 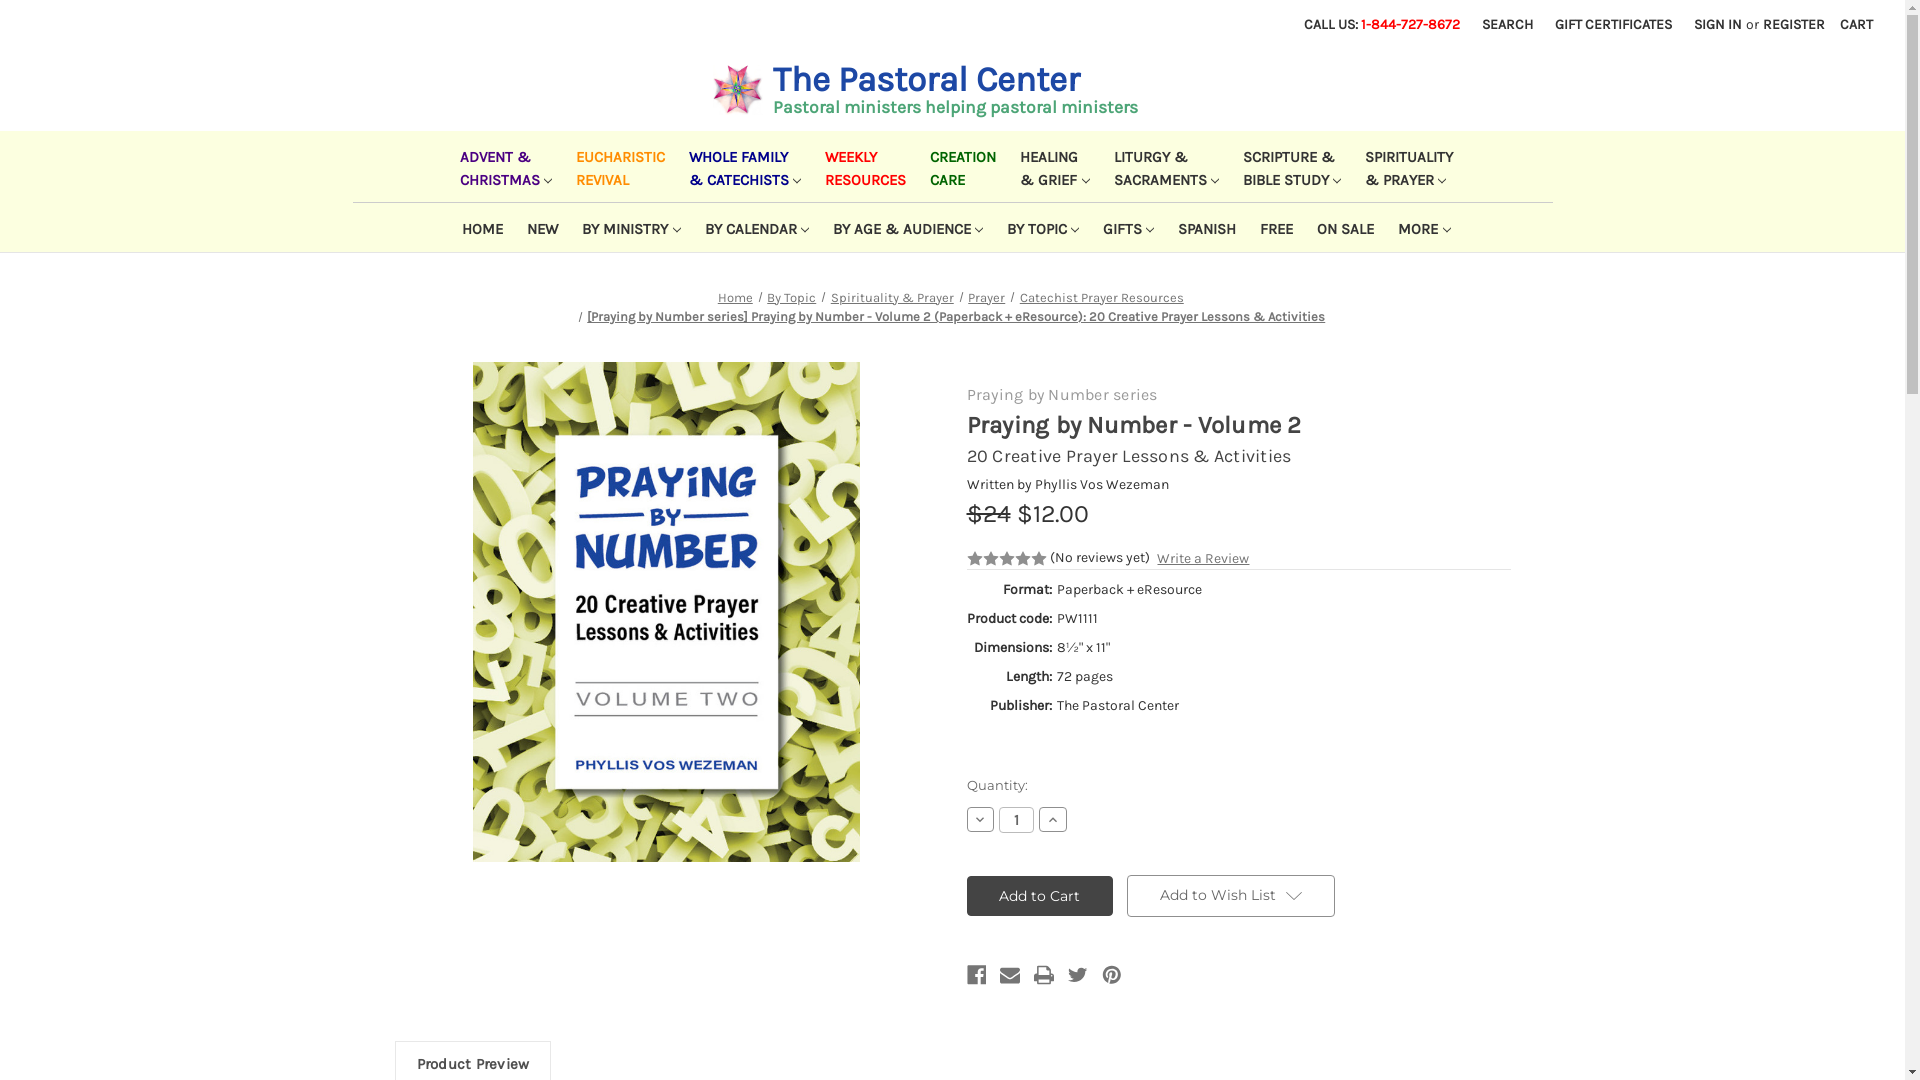 What do you see at coordinates (1042, 974) in the screenshot?
I see `'Print'` at bounding box center [1042, 974].